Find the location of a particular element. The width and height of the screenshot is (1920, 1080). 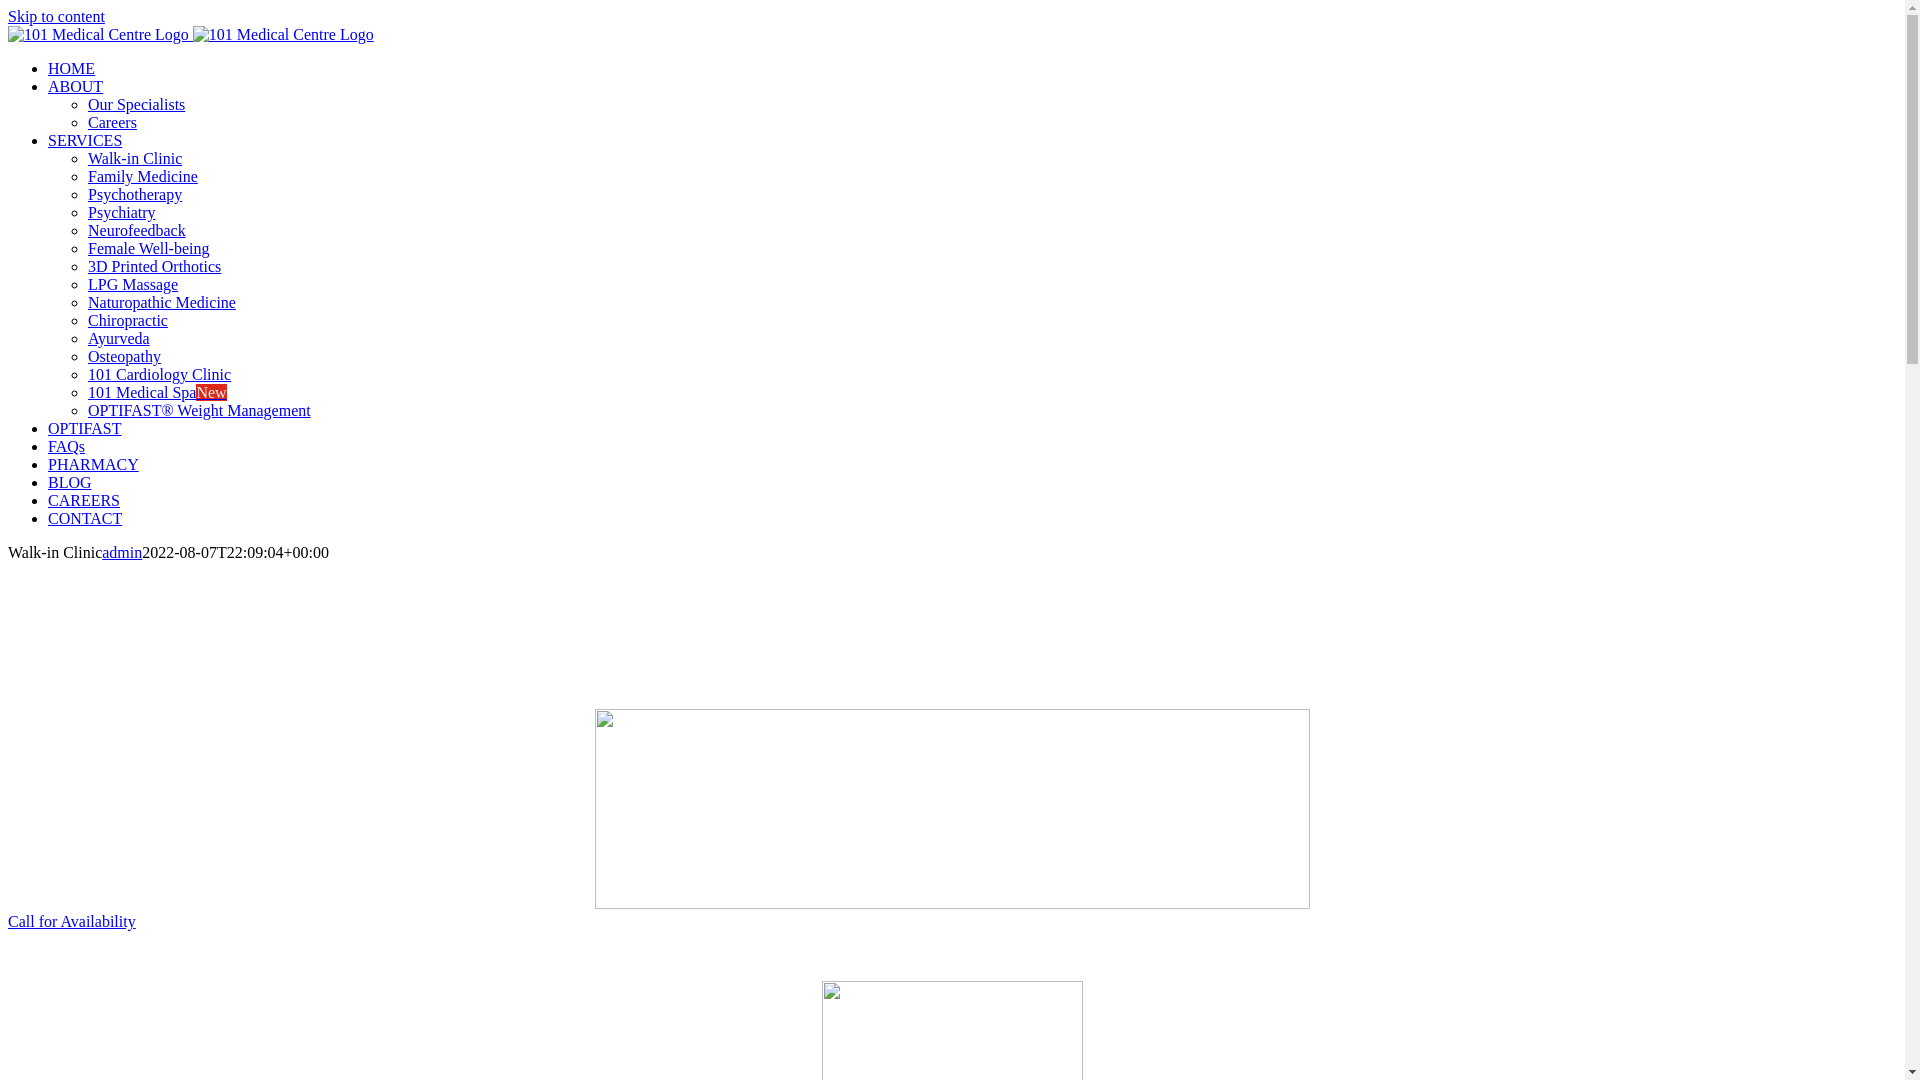

'Chiropractic' is located at coordinates (127, 319).